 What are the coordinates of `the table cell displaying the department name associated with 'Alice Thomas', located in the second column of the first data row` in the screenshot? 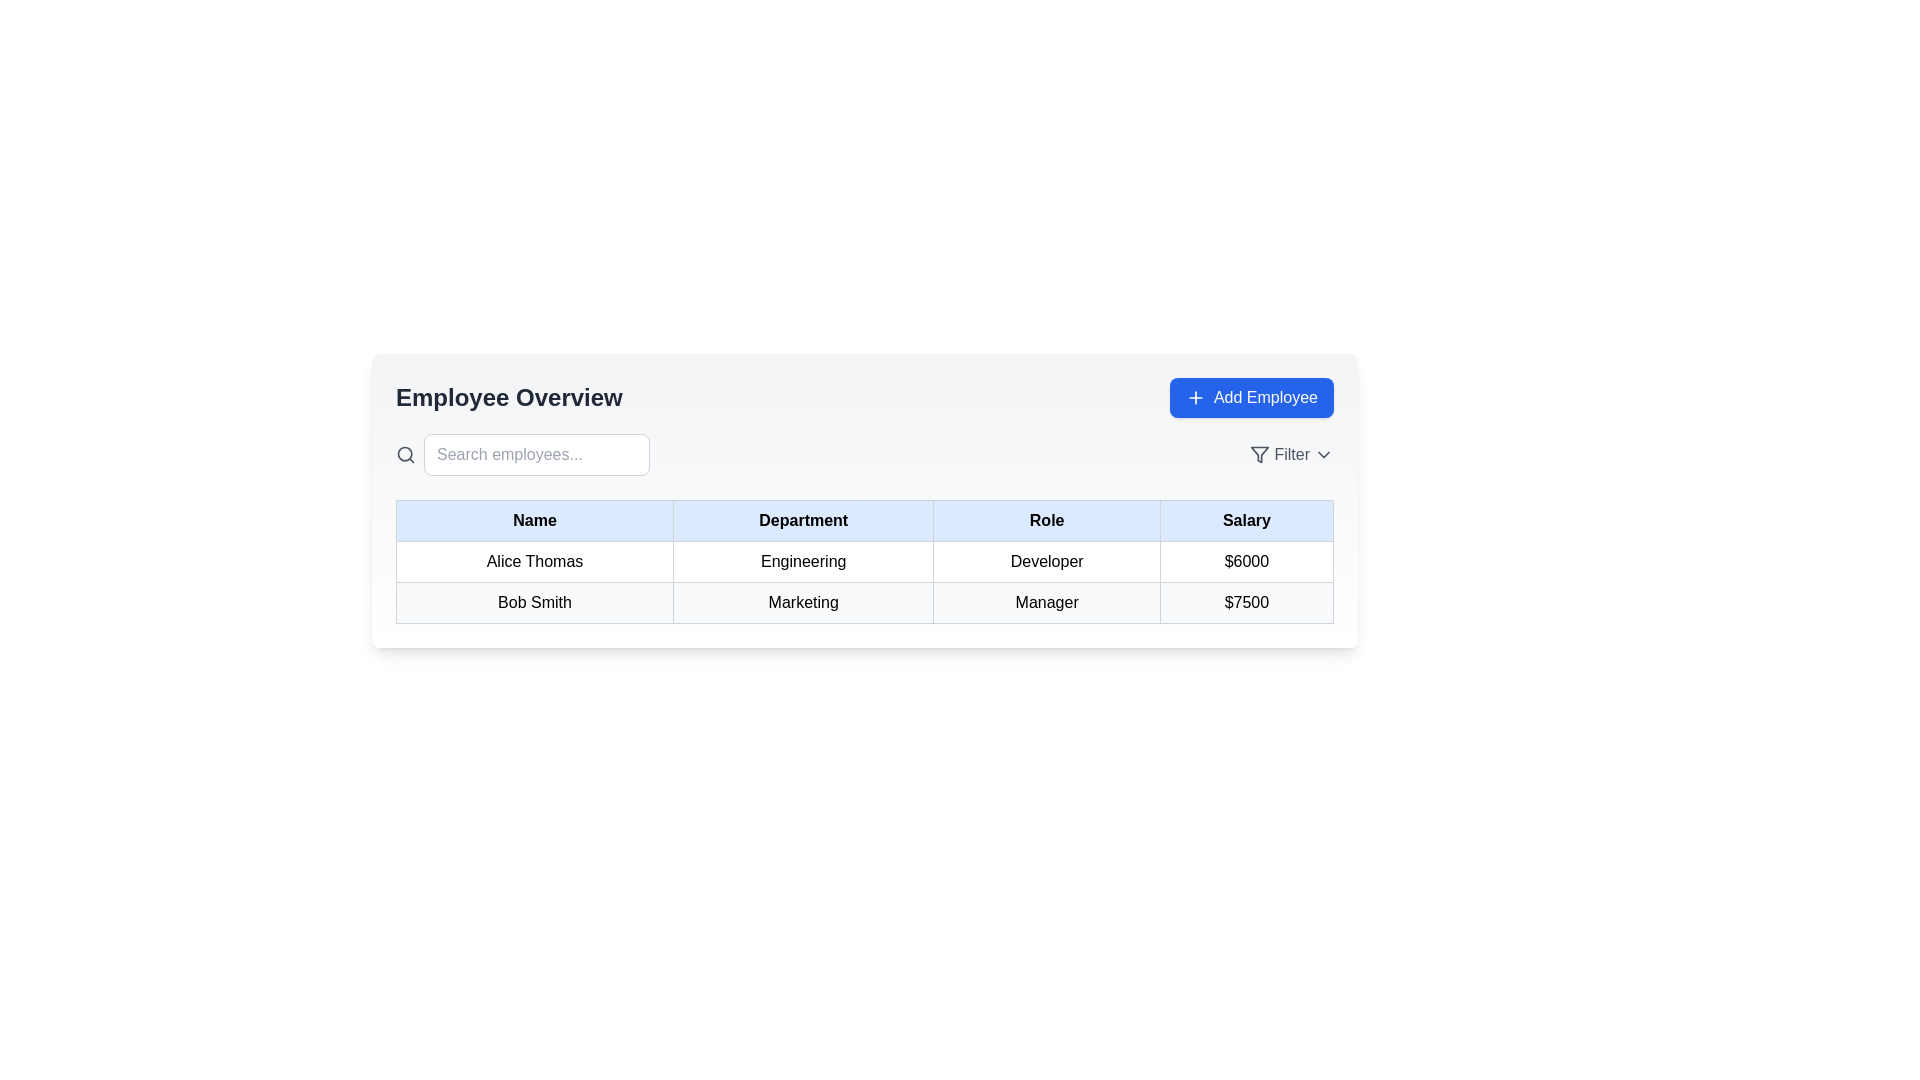 It's located at (803, 562).